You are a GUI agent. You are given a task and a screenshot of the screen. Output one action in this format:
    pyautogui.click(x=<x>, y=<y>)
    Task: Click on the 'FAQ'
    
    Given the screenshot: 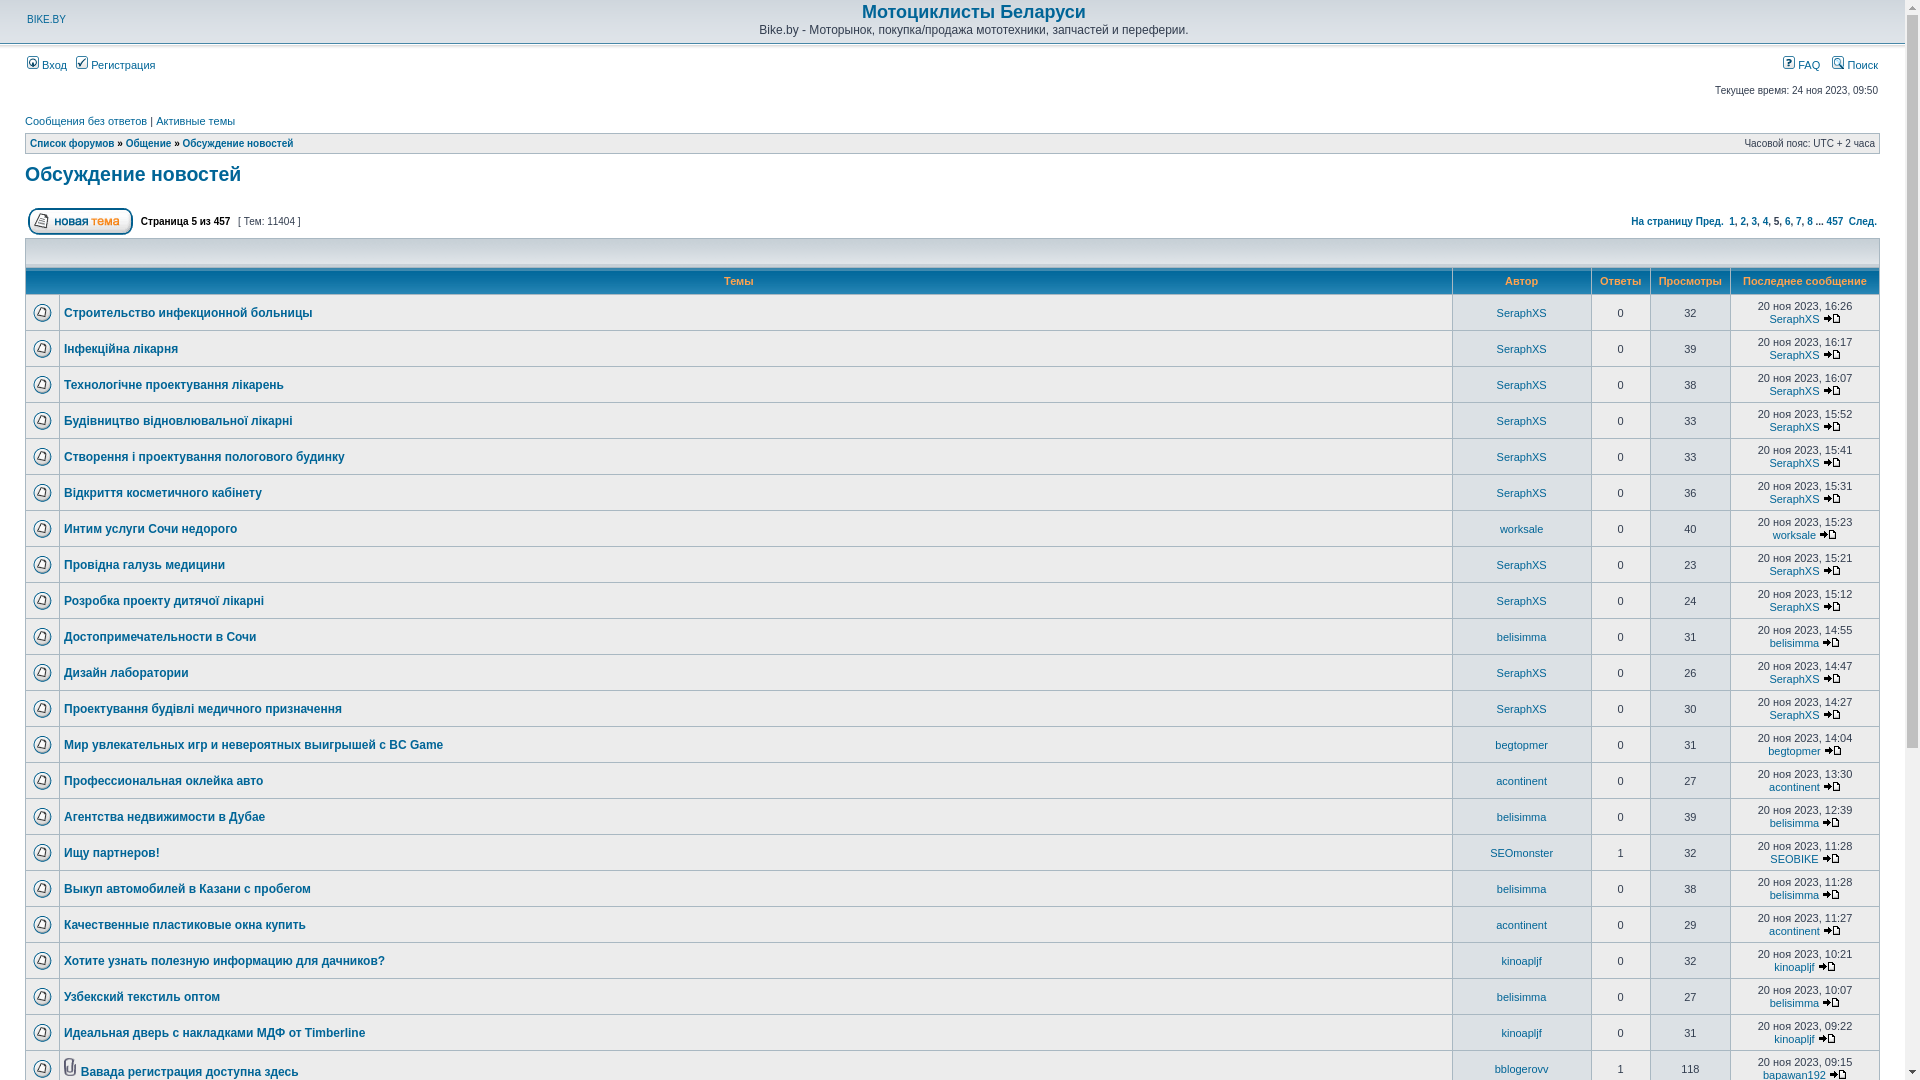 What is the action you would take?
    pyautogui.click(x=1801, y=64)
    